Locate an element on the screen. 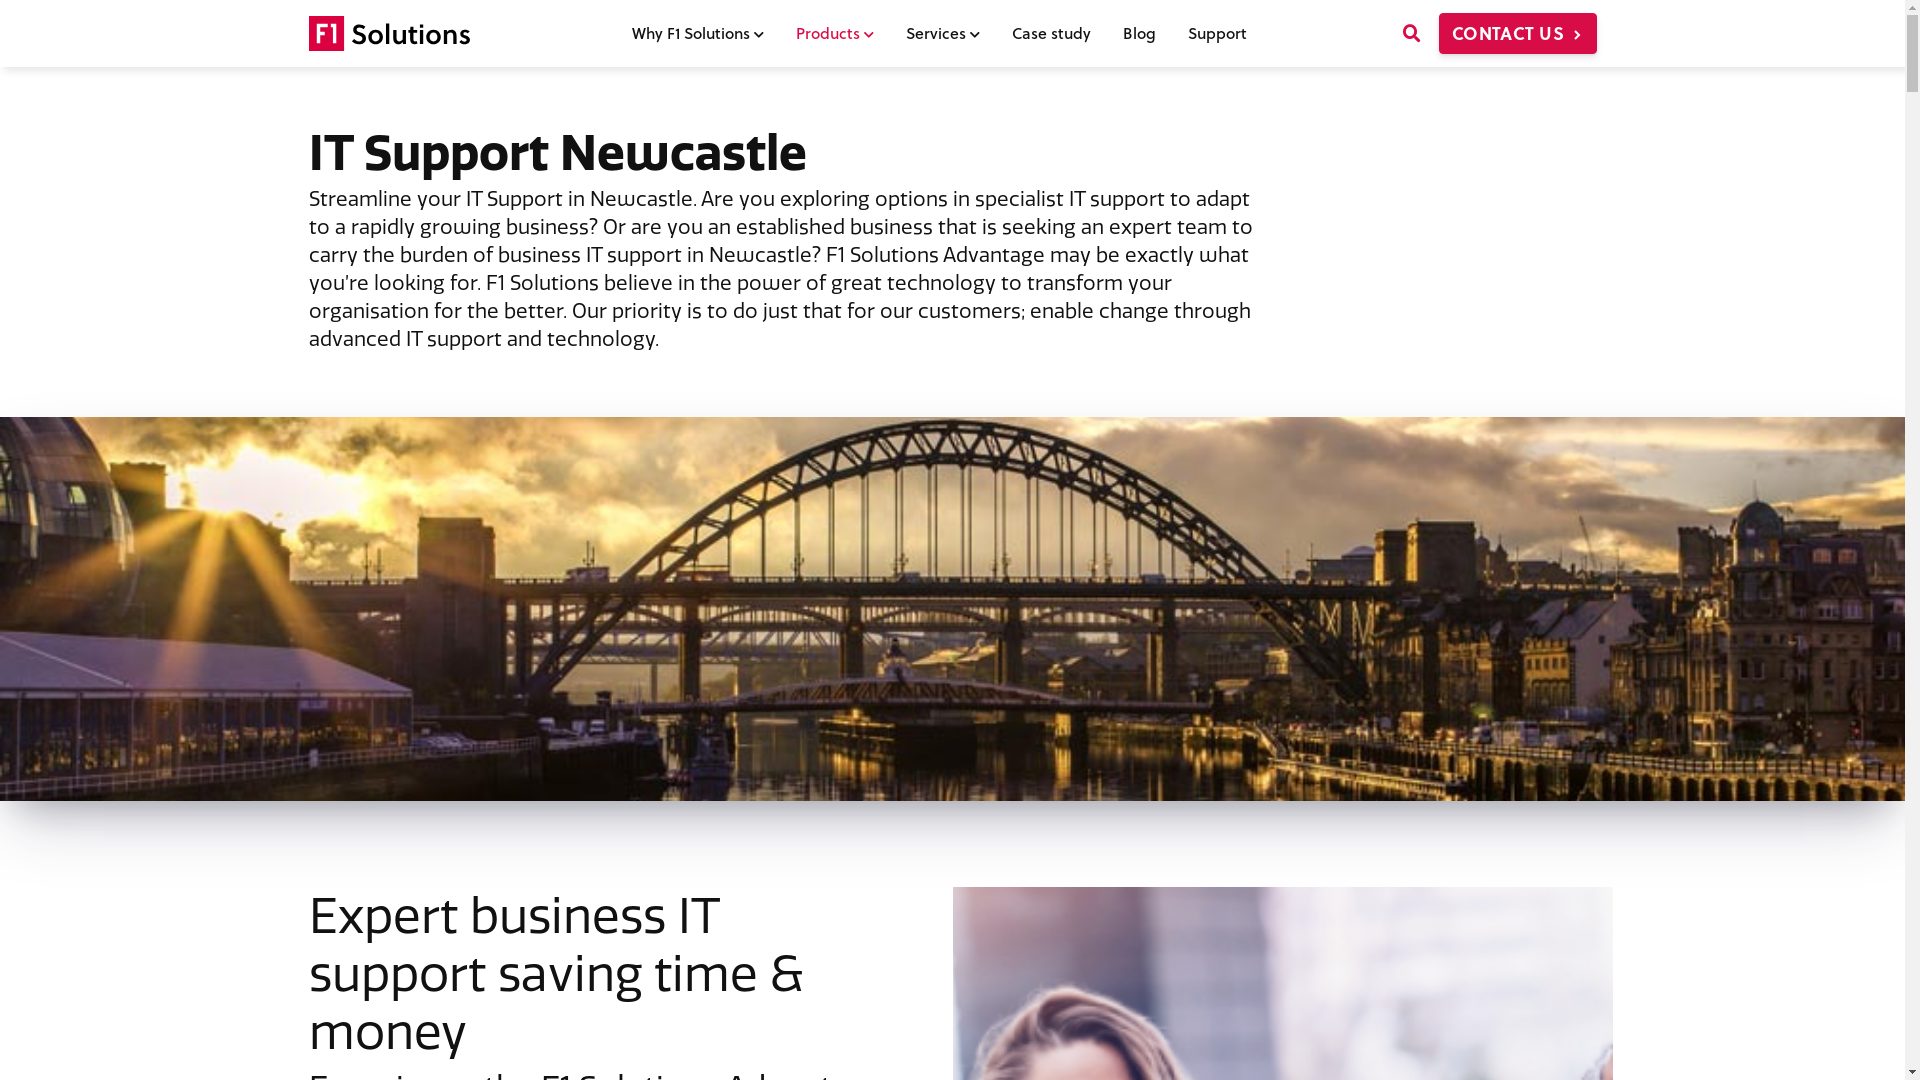  'Services' is located at coordinates (941, 33).